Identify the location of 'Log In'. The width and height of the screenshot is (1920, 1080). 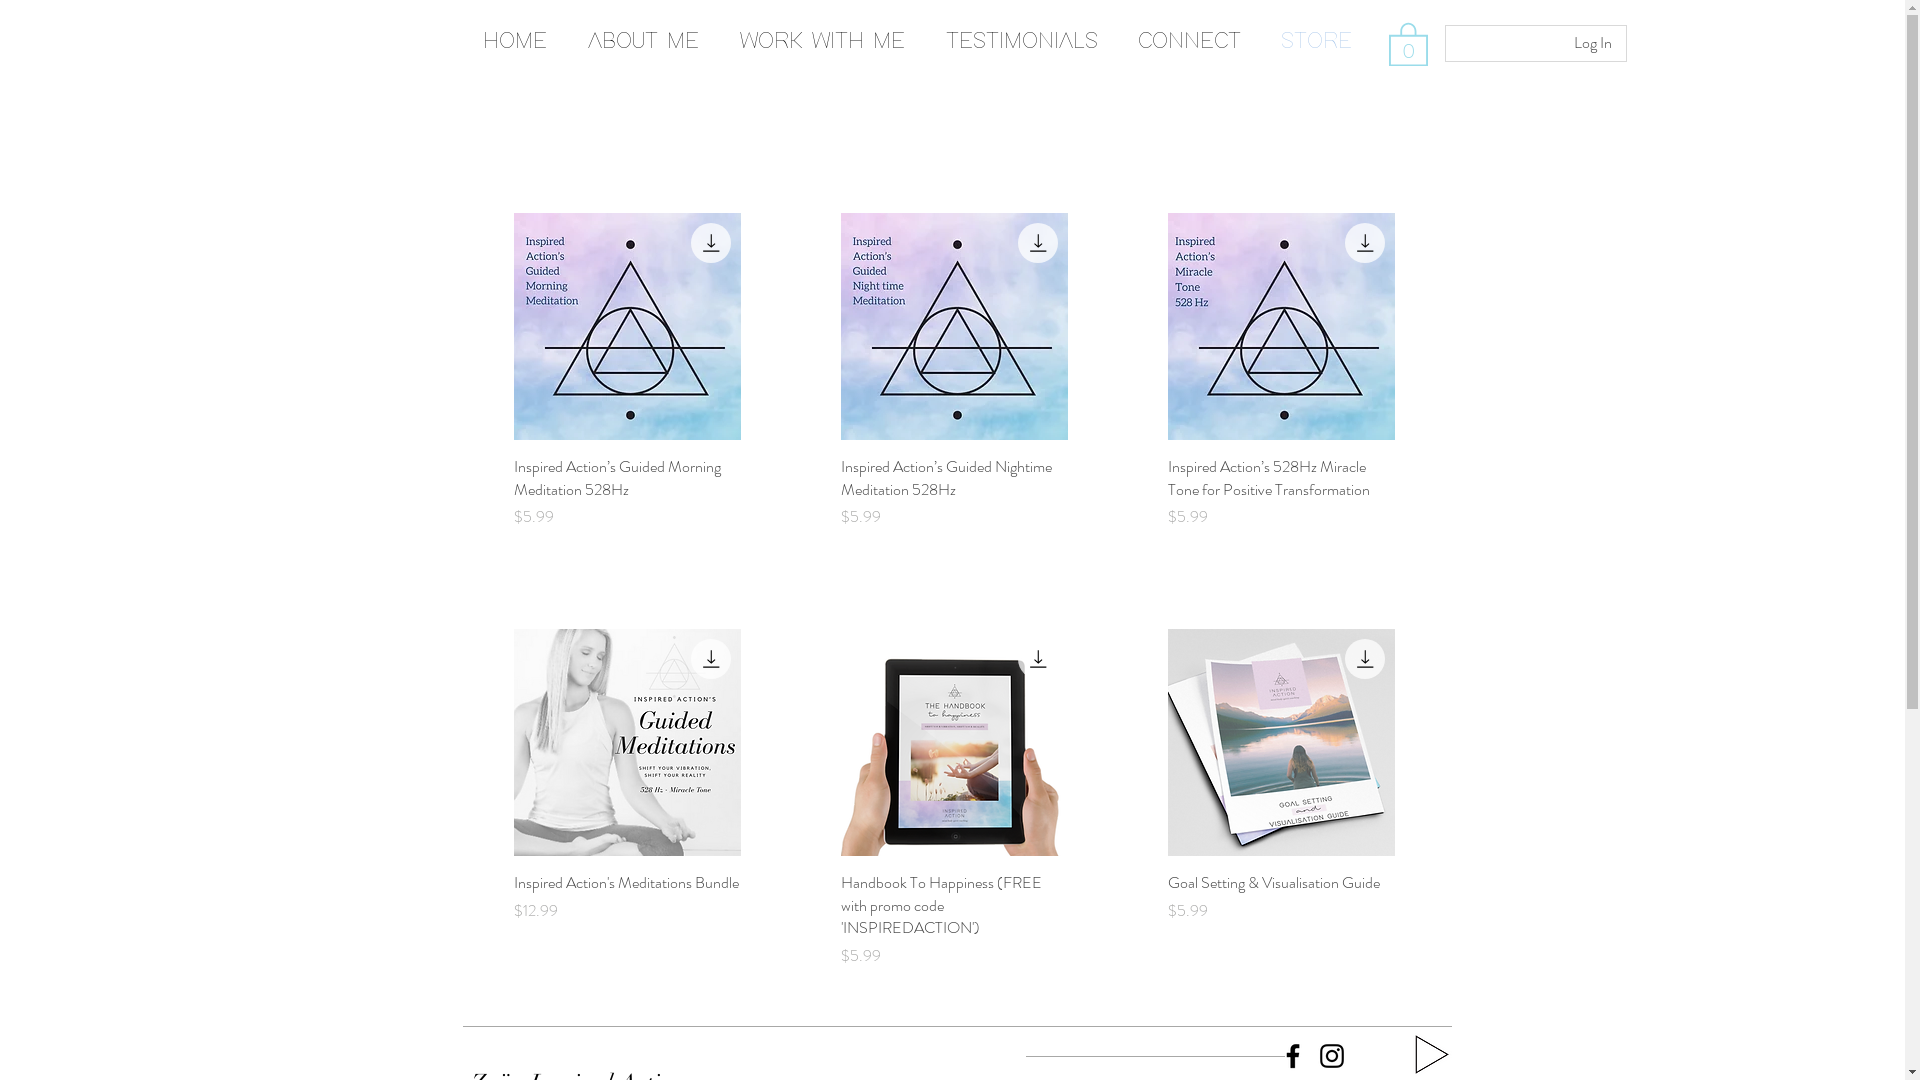
(1559, 42).